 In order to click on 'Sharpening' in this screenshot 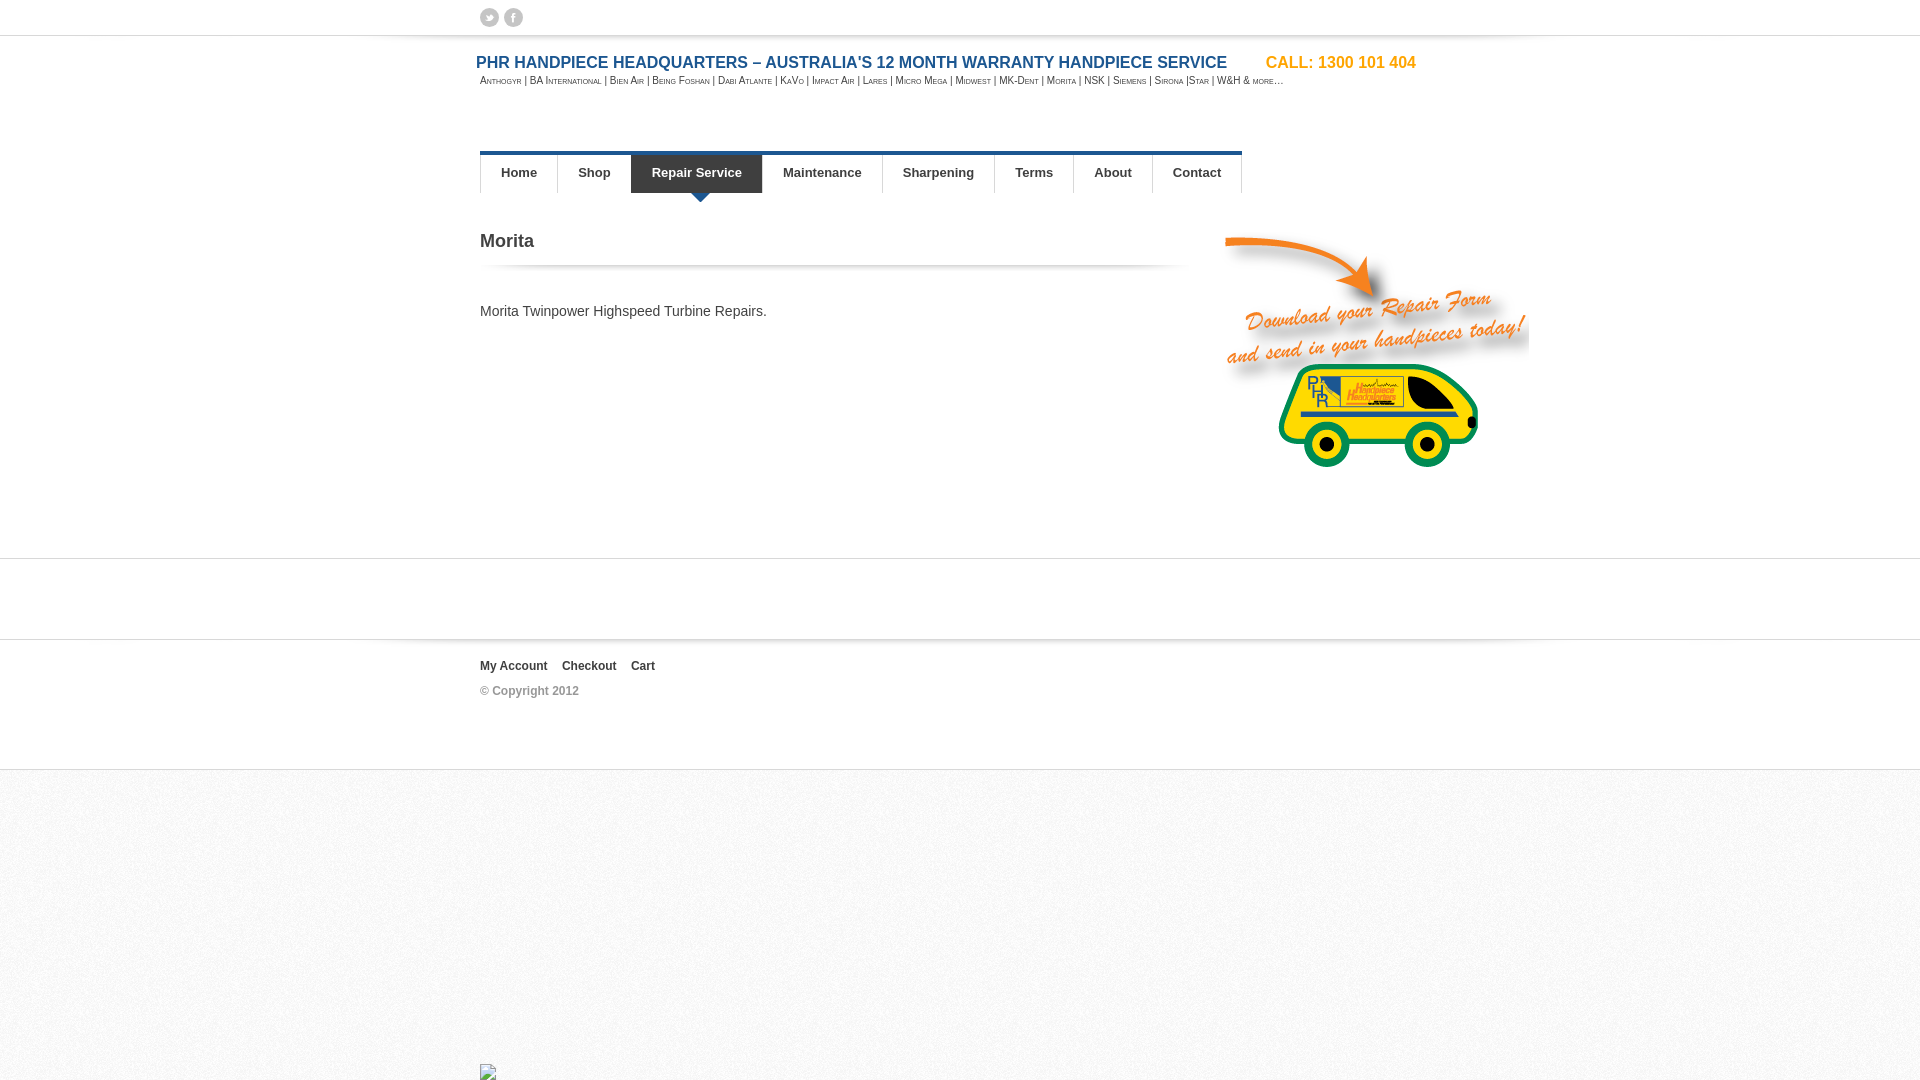, I will do `click(881, 172)`.